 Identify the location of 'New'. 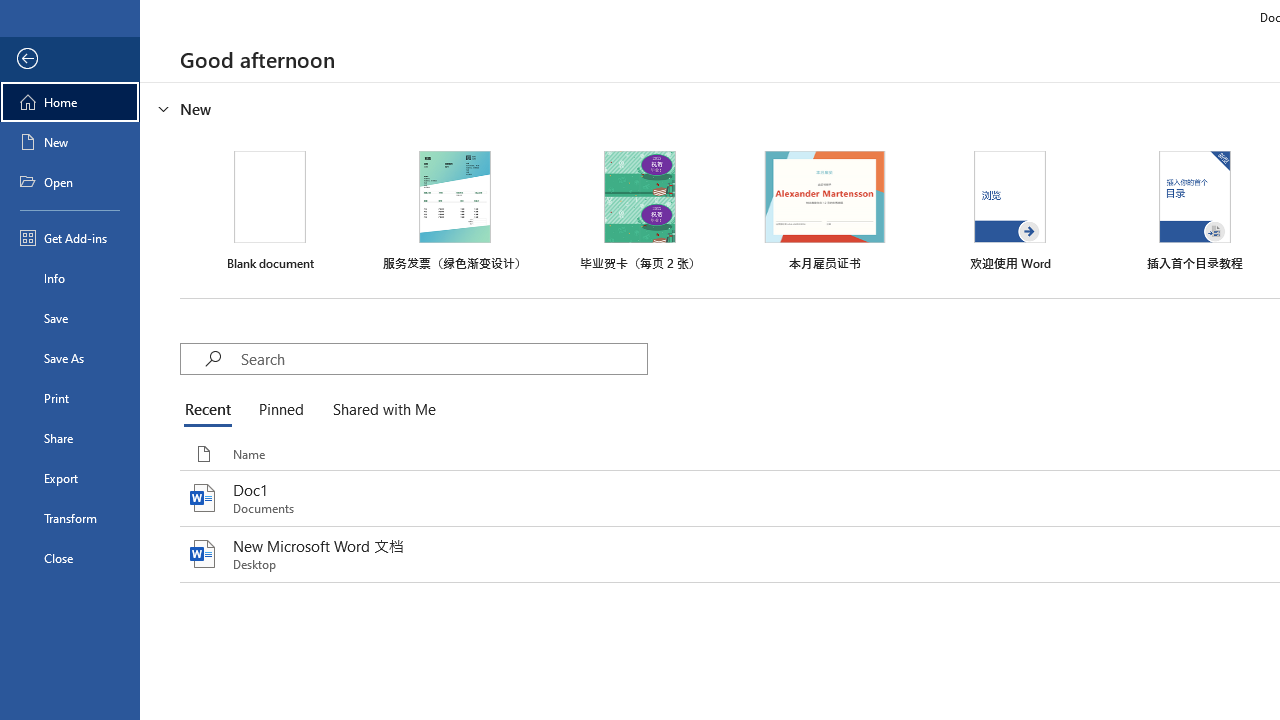
(69, 140).